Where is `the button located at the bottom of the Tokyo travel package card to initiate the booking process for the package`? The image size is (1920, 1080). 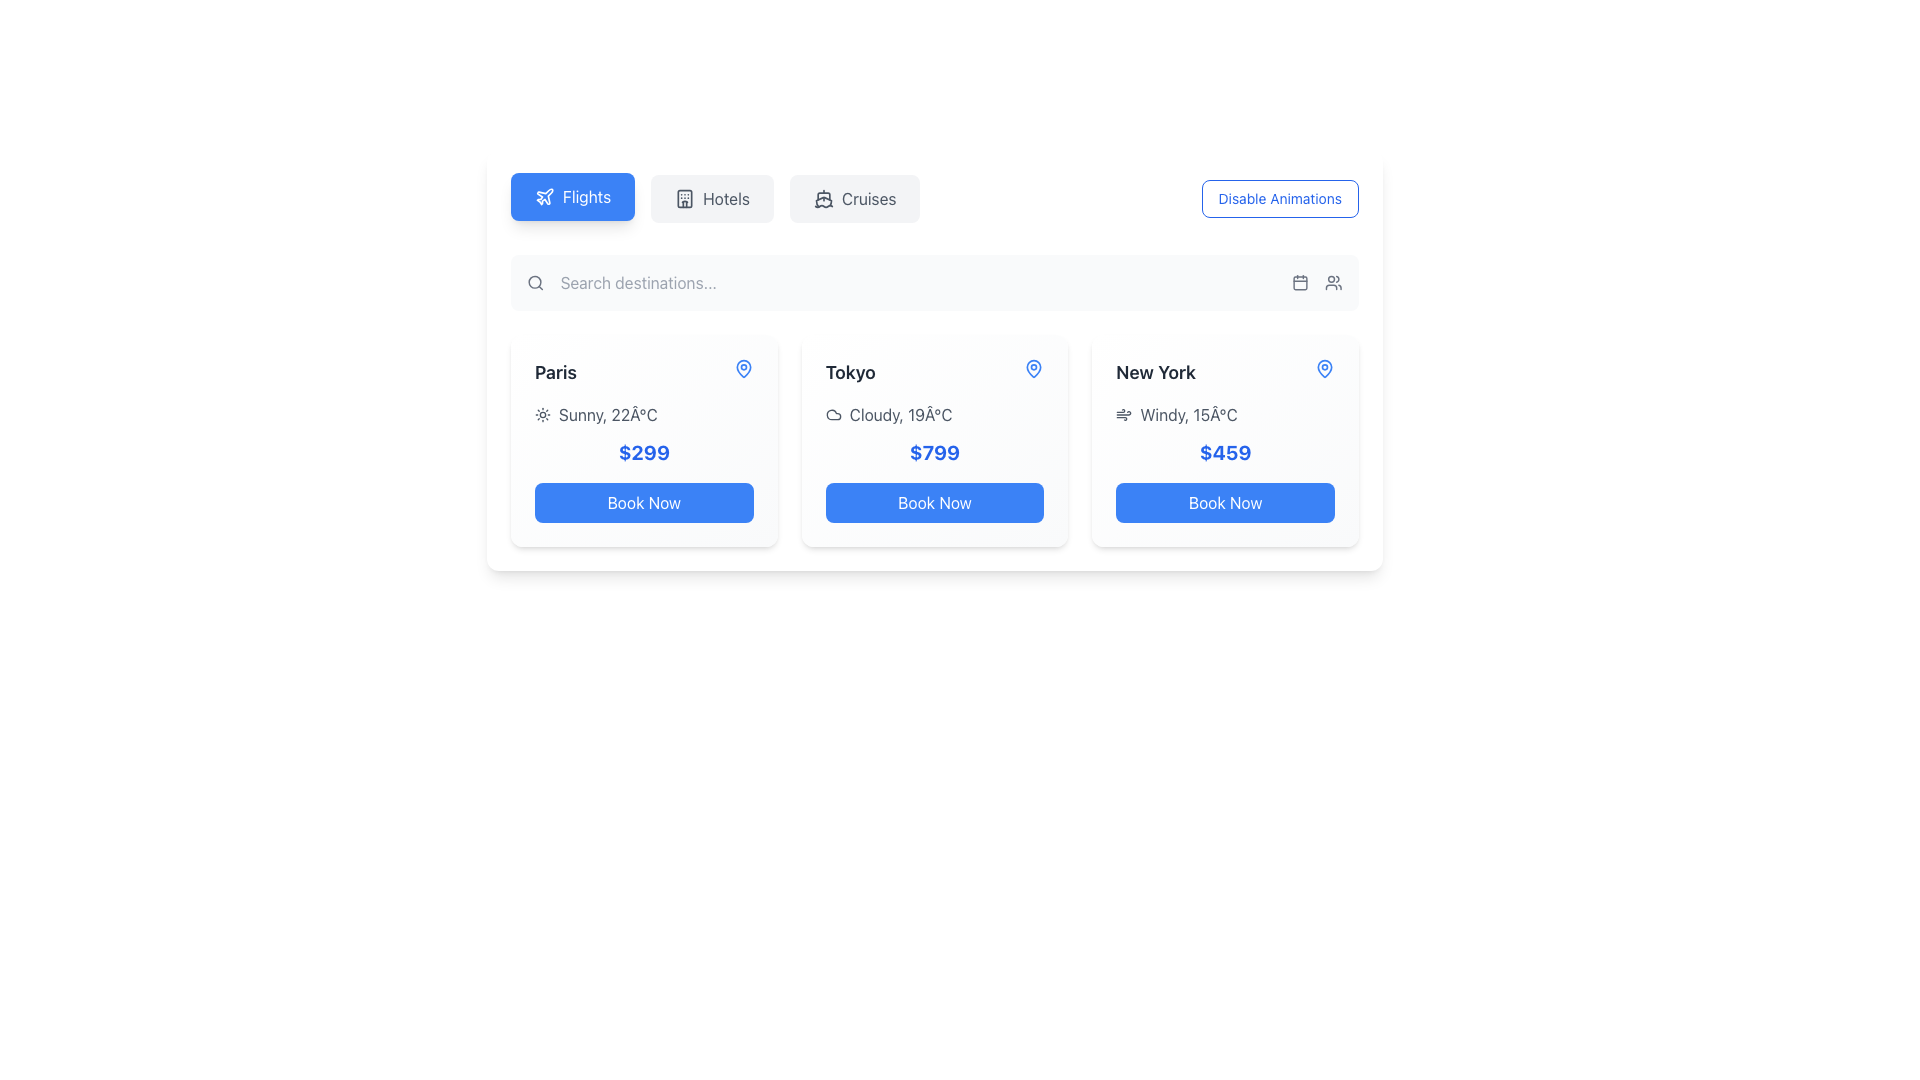
the button located at the bottom of the Tokyo travel package card to initiate the booking process for the package is located at coordinates (934, 501).